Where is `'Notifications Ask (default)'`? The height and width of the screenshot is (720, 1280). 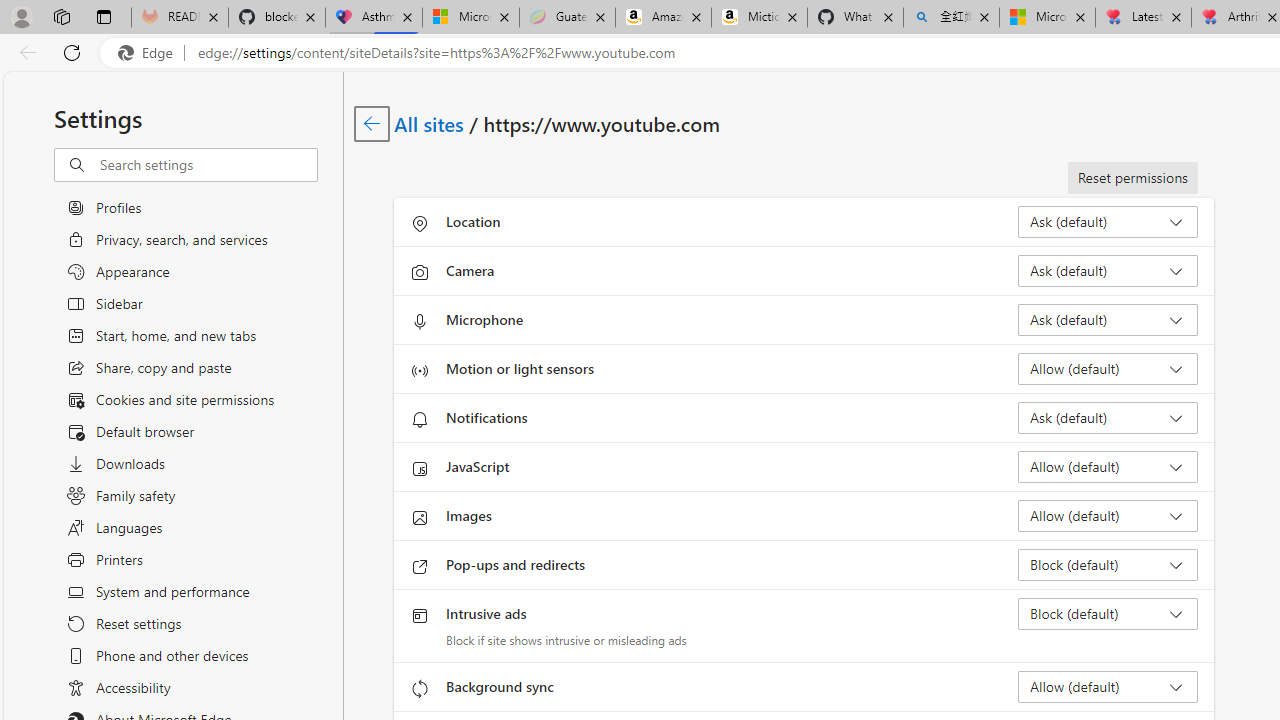 'Notifications Ask (default)' is located at coordinates (1106, 416).